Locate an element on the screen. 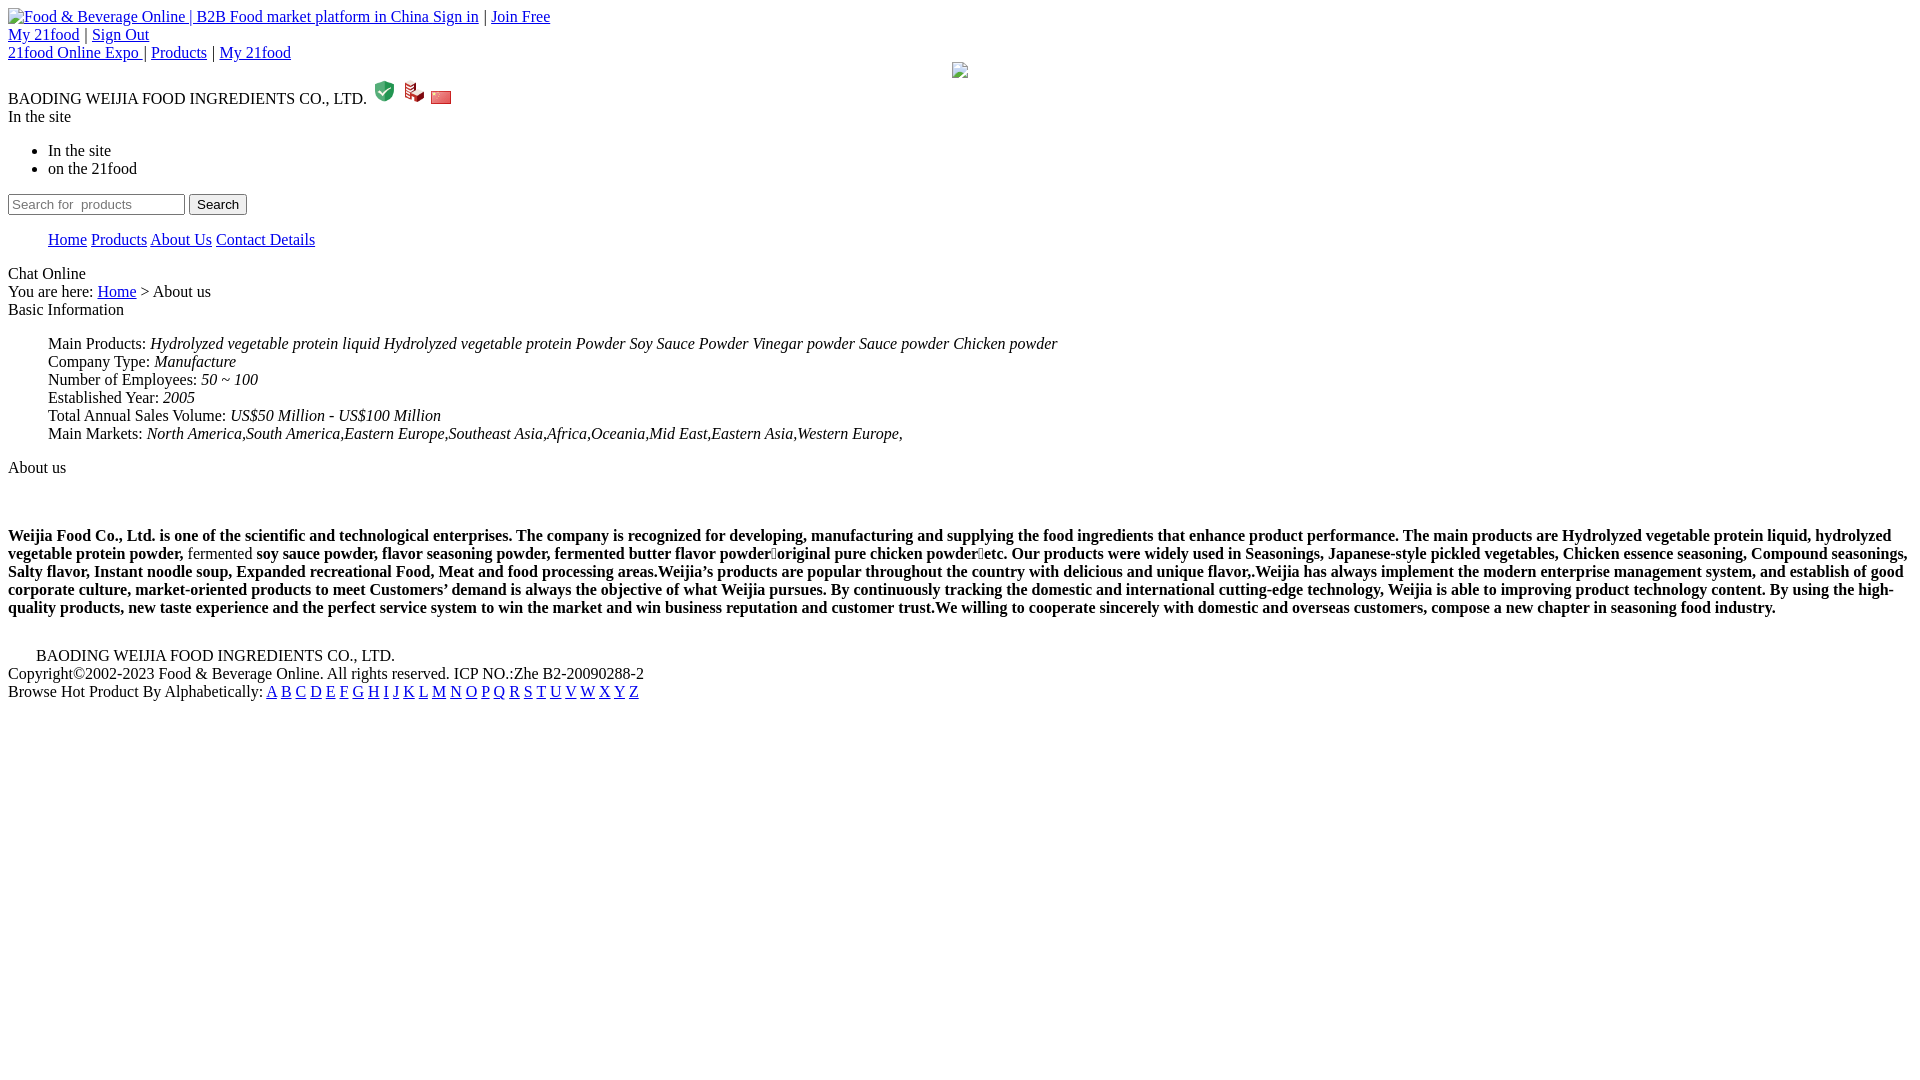  'K' is located at coordinates (407, 690).